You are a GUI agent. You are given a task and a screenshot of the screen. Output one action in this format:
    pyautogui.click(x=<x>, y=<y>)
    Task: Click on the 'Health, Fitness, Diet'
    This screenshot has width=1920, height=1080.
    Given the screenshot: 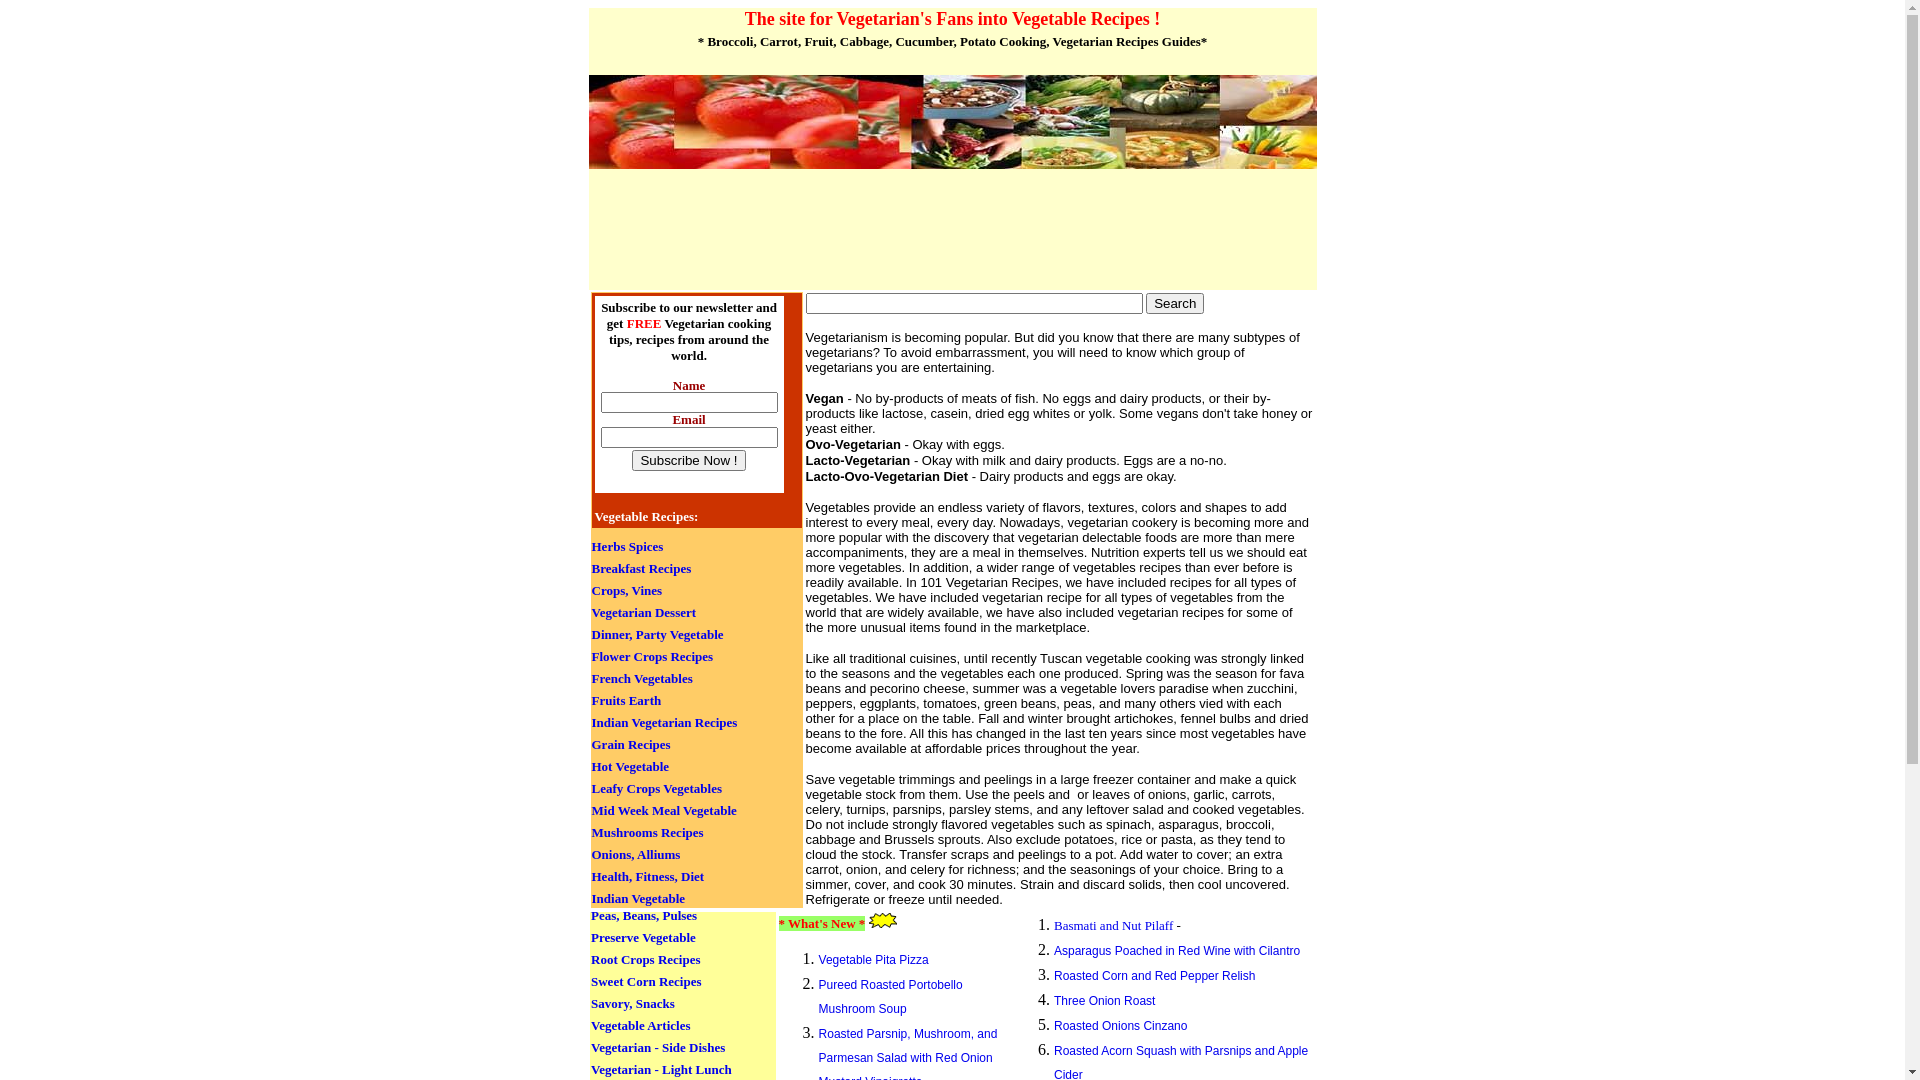 What is the action you would take?
    pyautogui.click(x=590, y=874)
    